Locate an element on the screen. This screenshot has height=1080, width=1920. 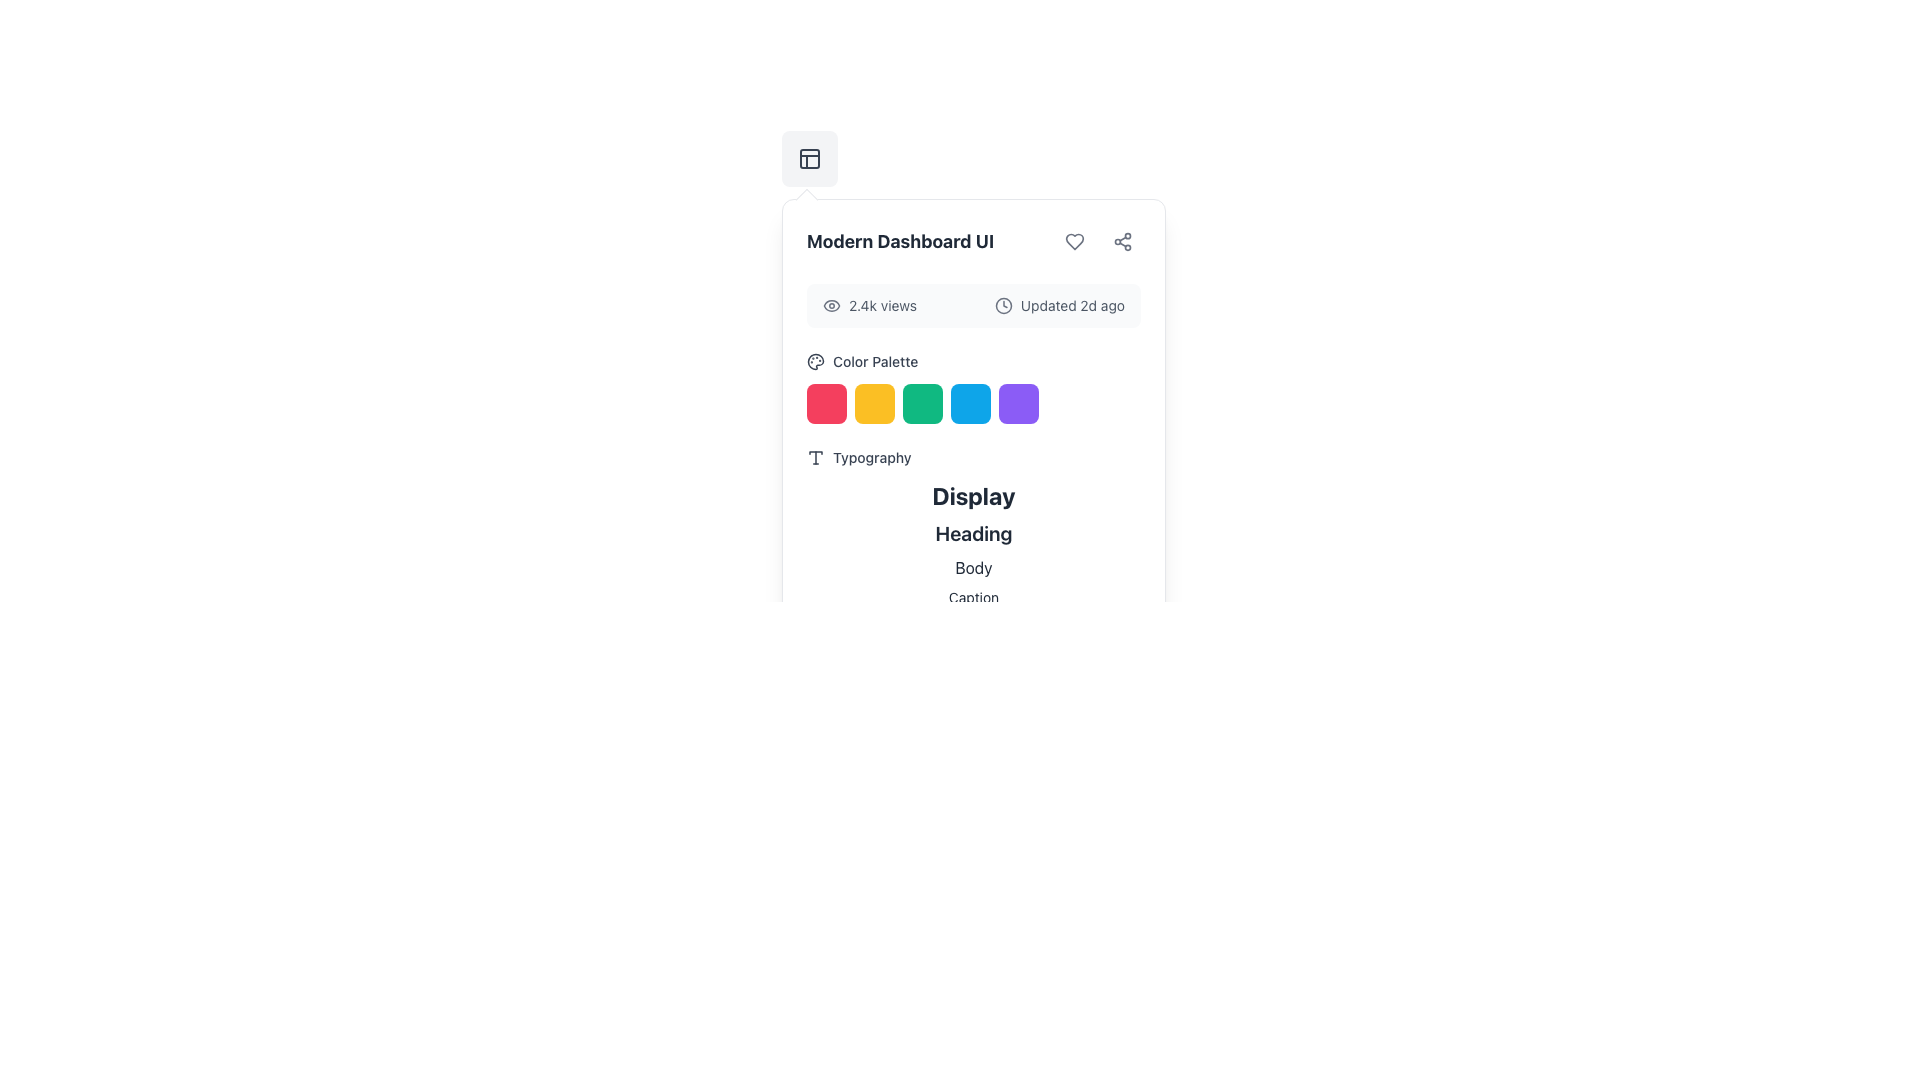
the text label displaying 'Updated 2d ago', which is located to the right of a clock icon in the upper part of the dashboard card is located at coordinates (1071, 305).